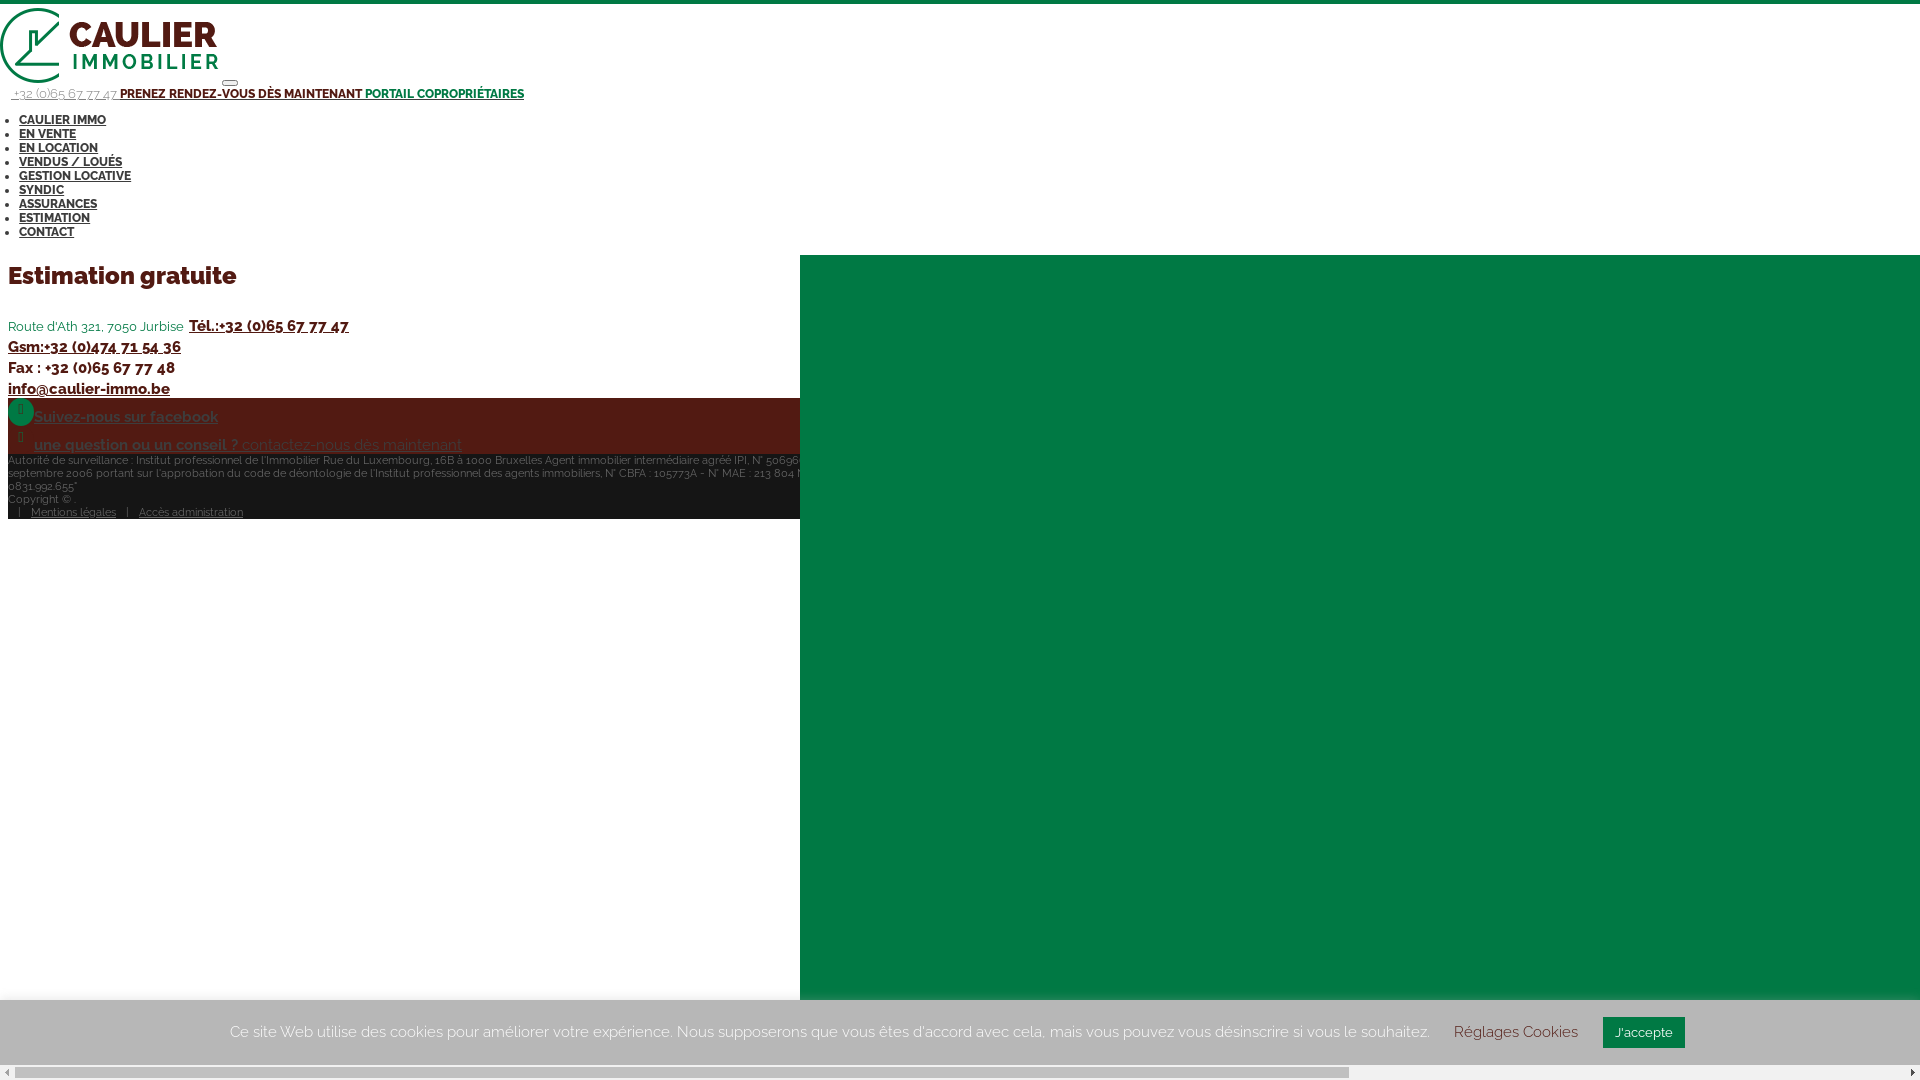  I want to click on 'GESTION LOCATIVE', so click(75, 175).